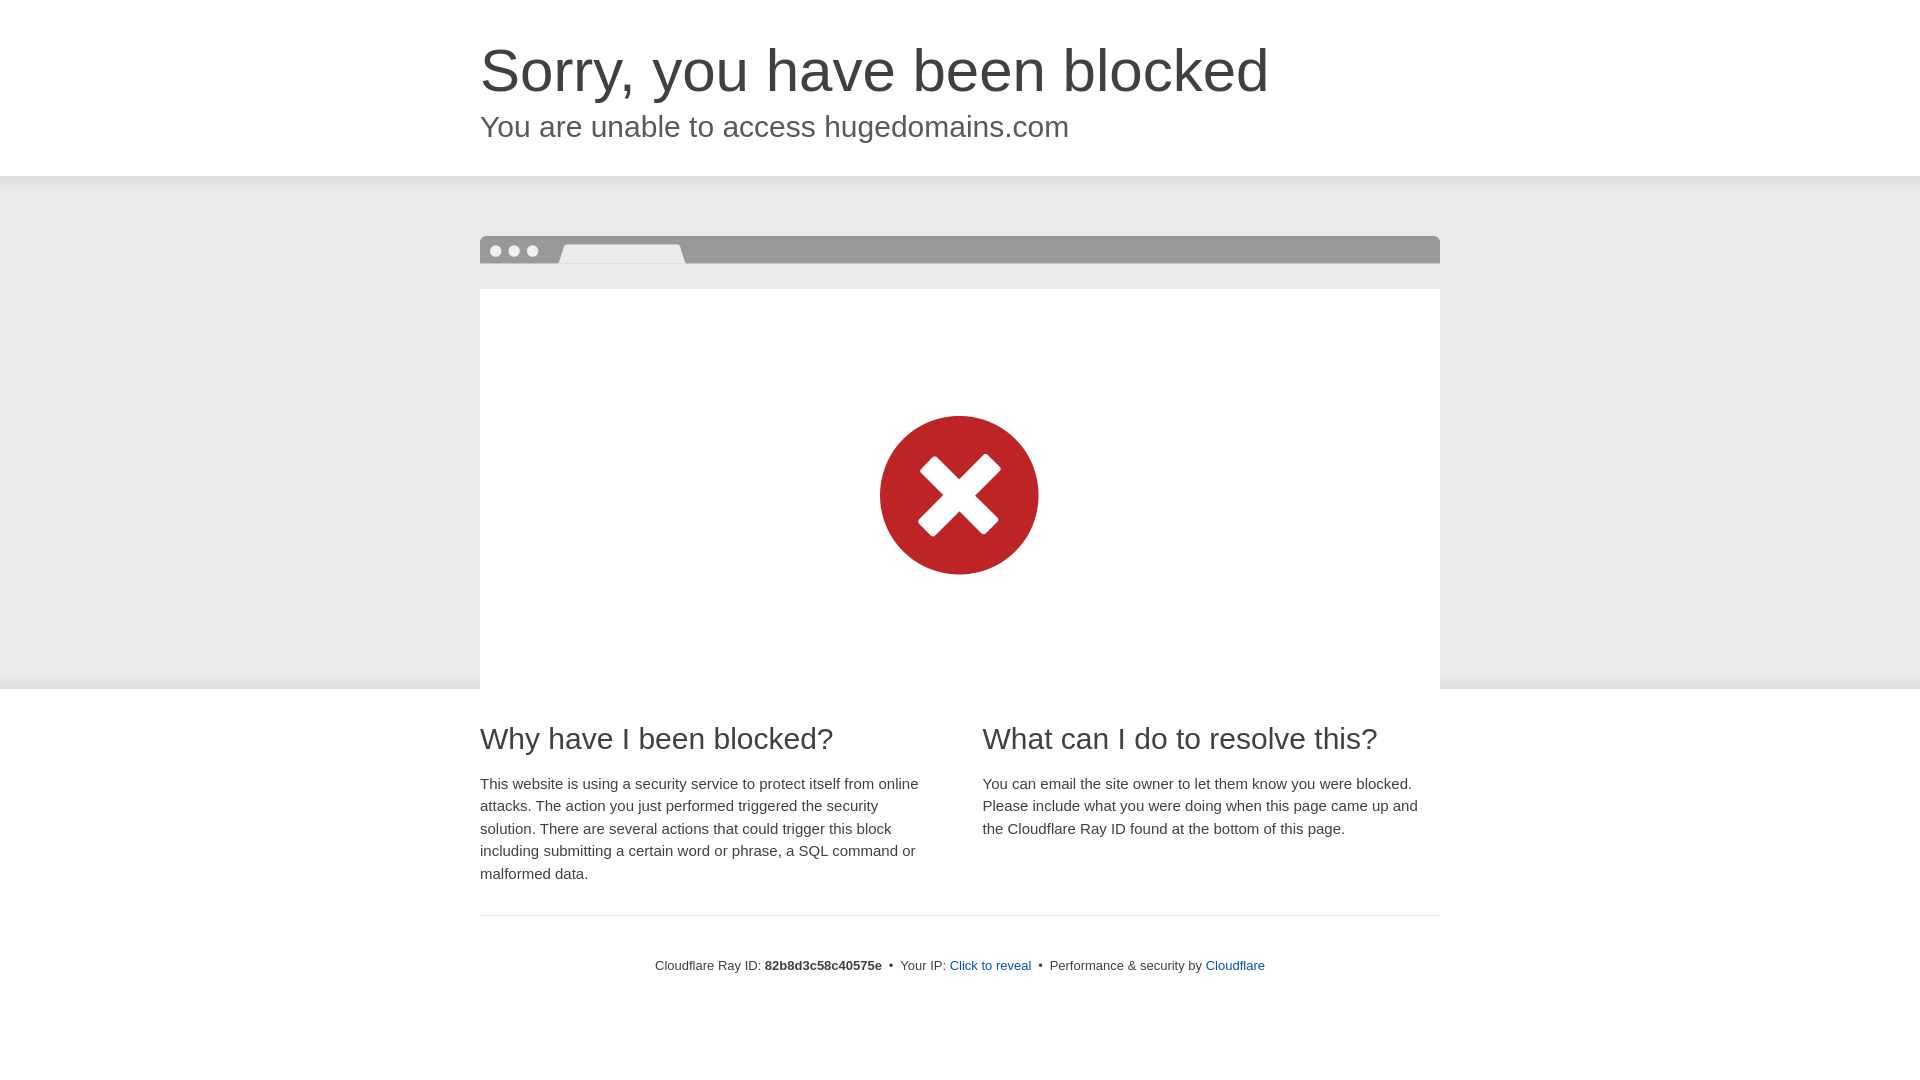 This screenshot has width=1920, height=1080. I want to click on 'Click to reveal', so click(990, 964).